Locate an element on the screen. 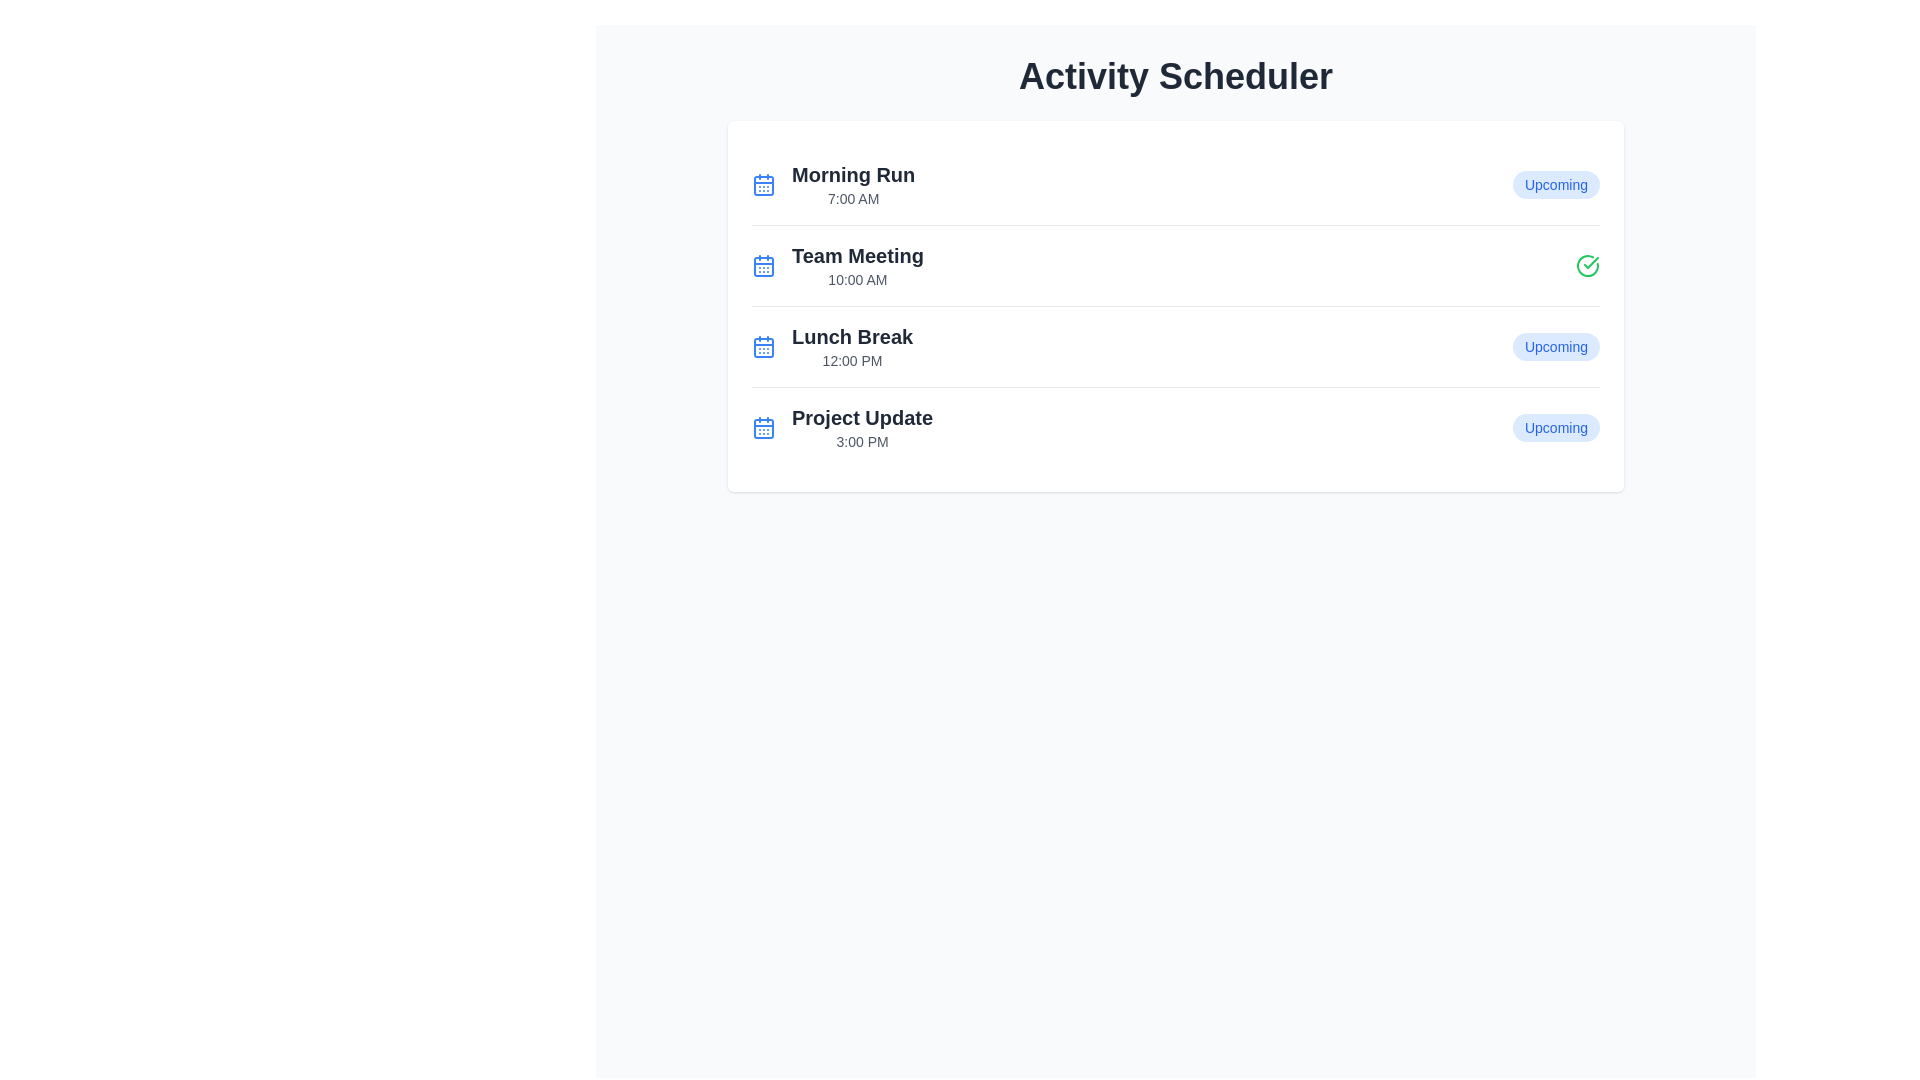  the completion icon located on the right side of the 'Team Meeting' row is located at coordinates (1587, 265).